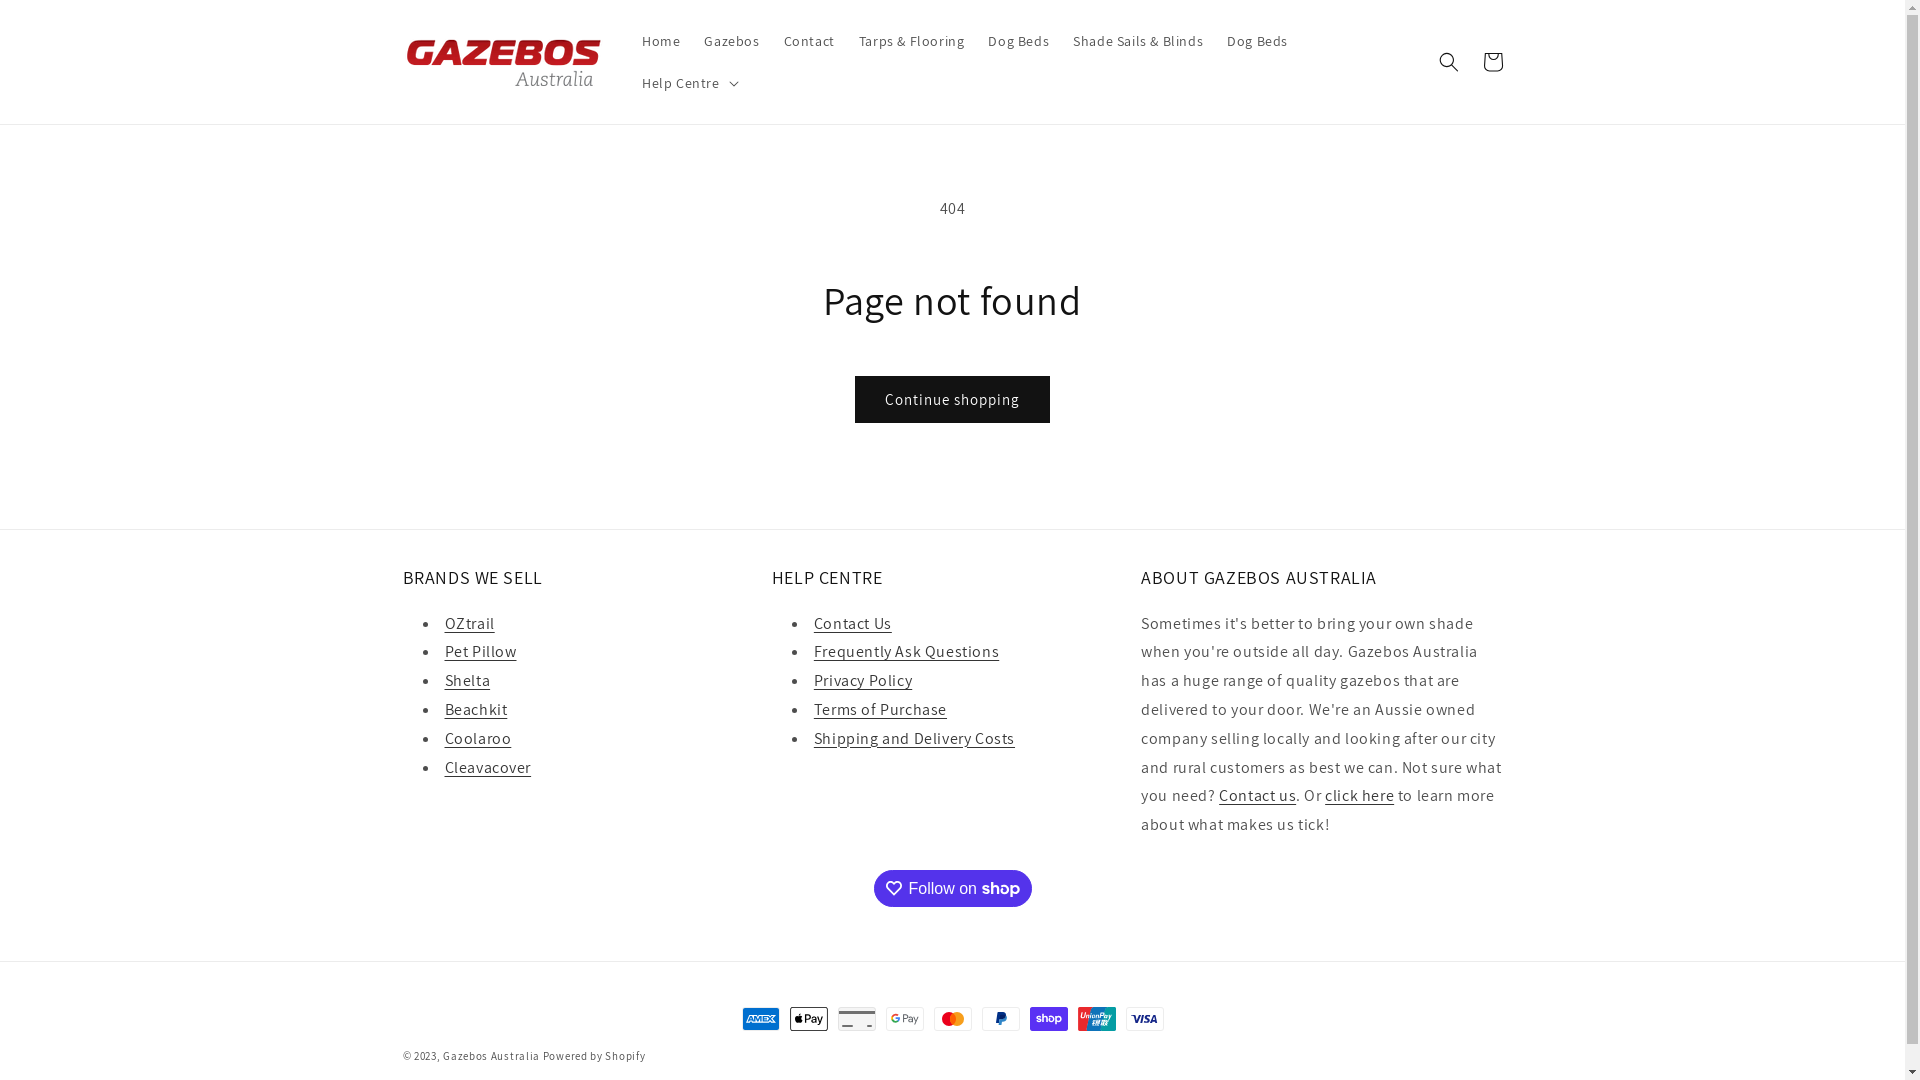 This screenshot has height=1080, width=1920. What do you see at coordinates (880, 708) in the screenshot?
I see `'Terms of Purchase'` at bounding box center [880, 708].